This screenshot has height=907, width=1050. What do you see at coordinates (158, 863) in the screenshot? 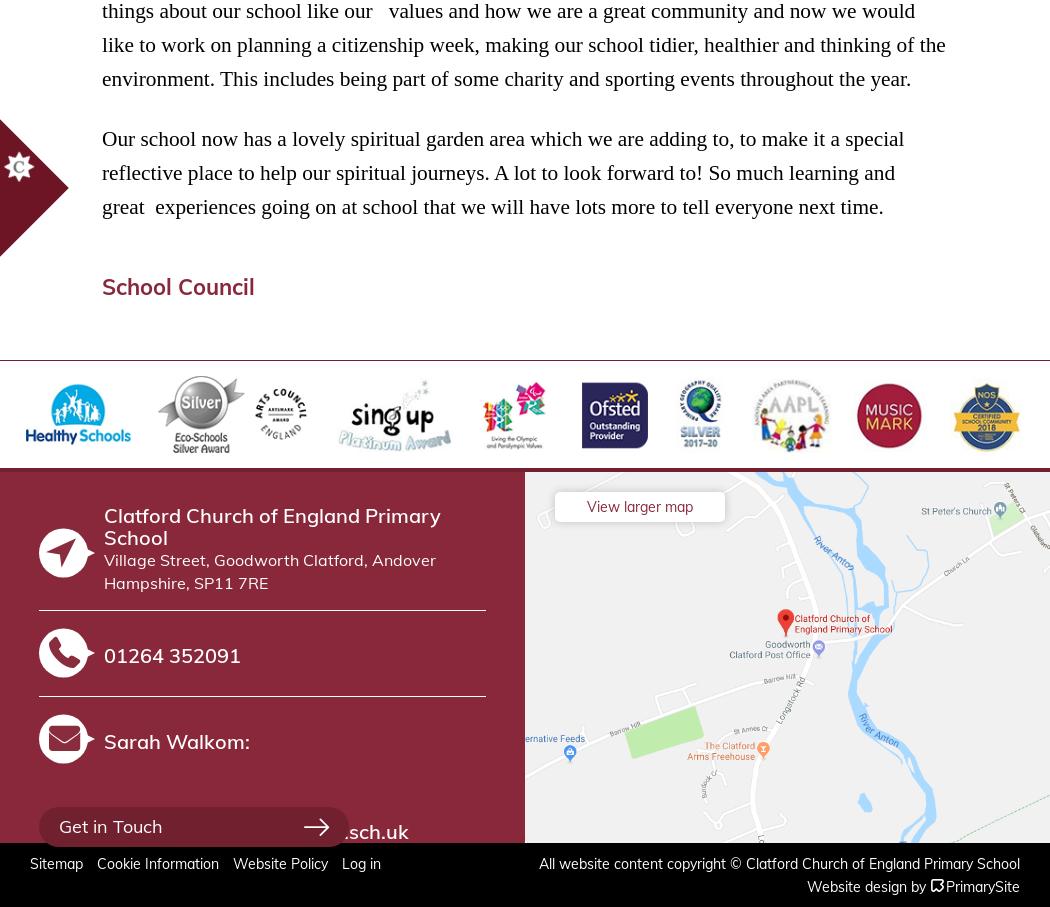
I see `'Cookie Information'` at bounding box center [158, 863].